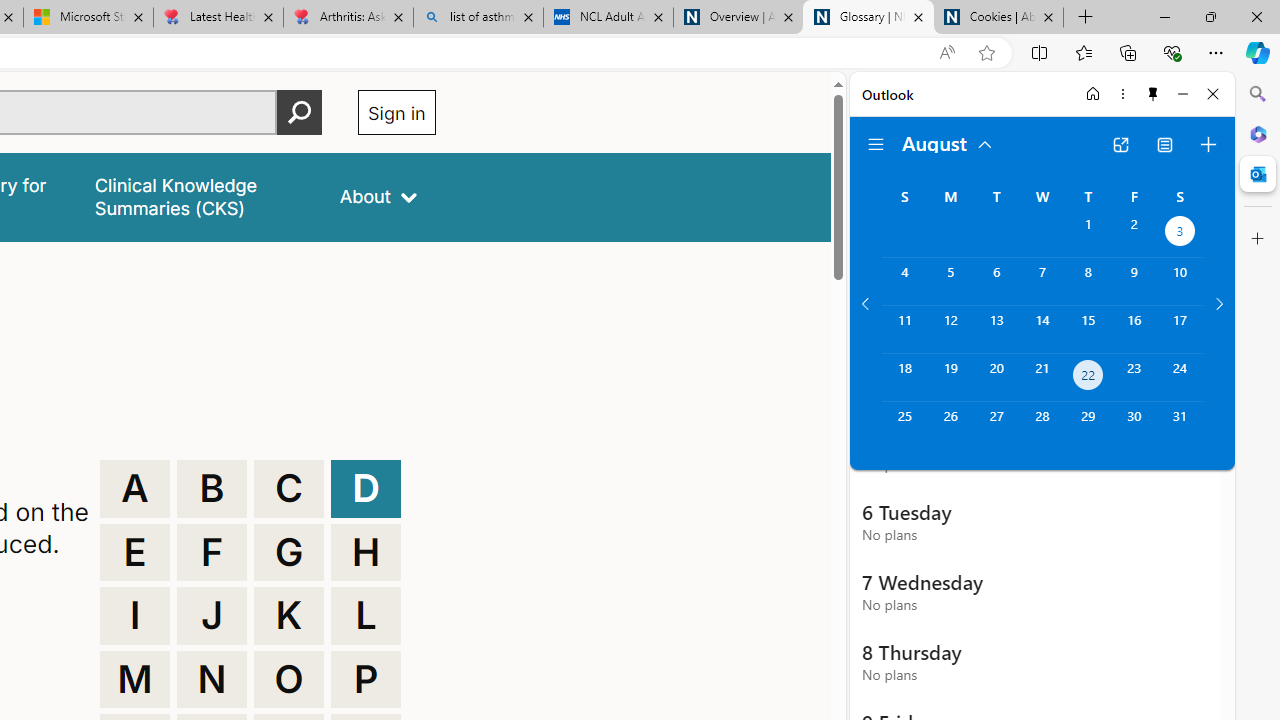 The image size is (1280, 720). I want to click on 'Saturday, August 3, 2024. Date selected. ', so click(1180, 232).